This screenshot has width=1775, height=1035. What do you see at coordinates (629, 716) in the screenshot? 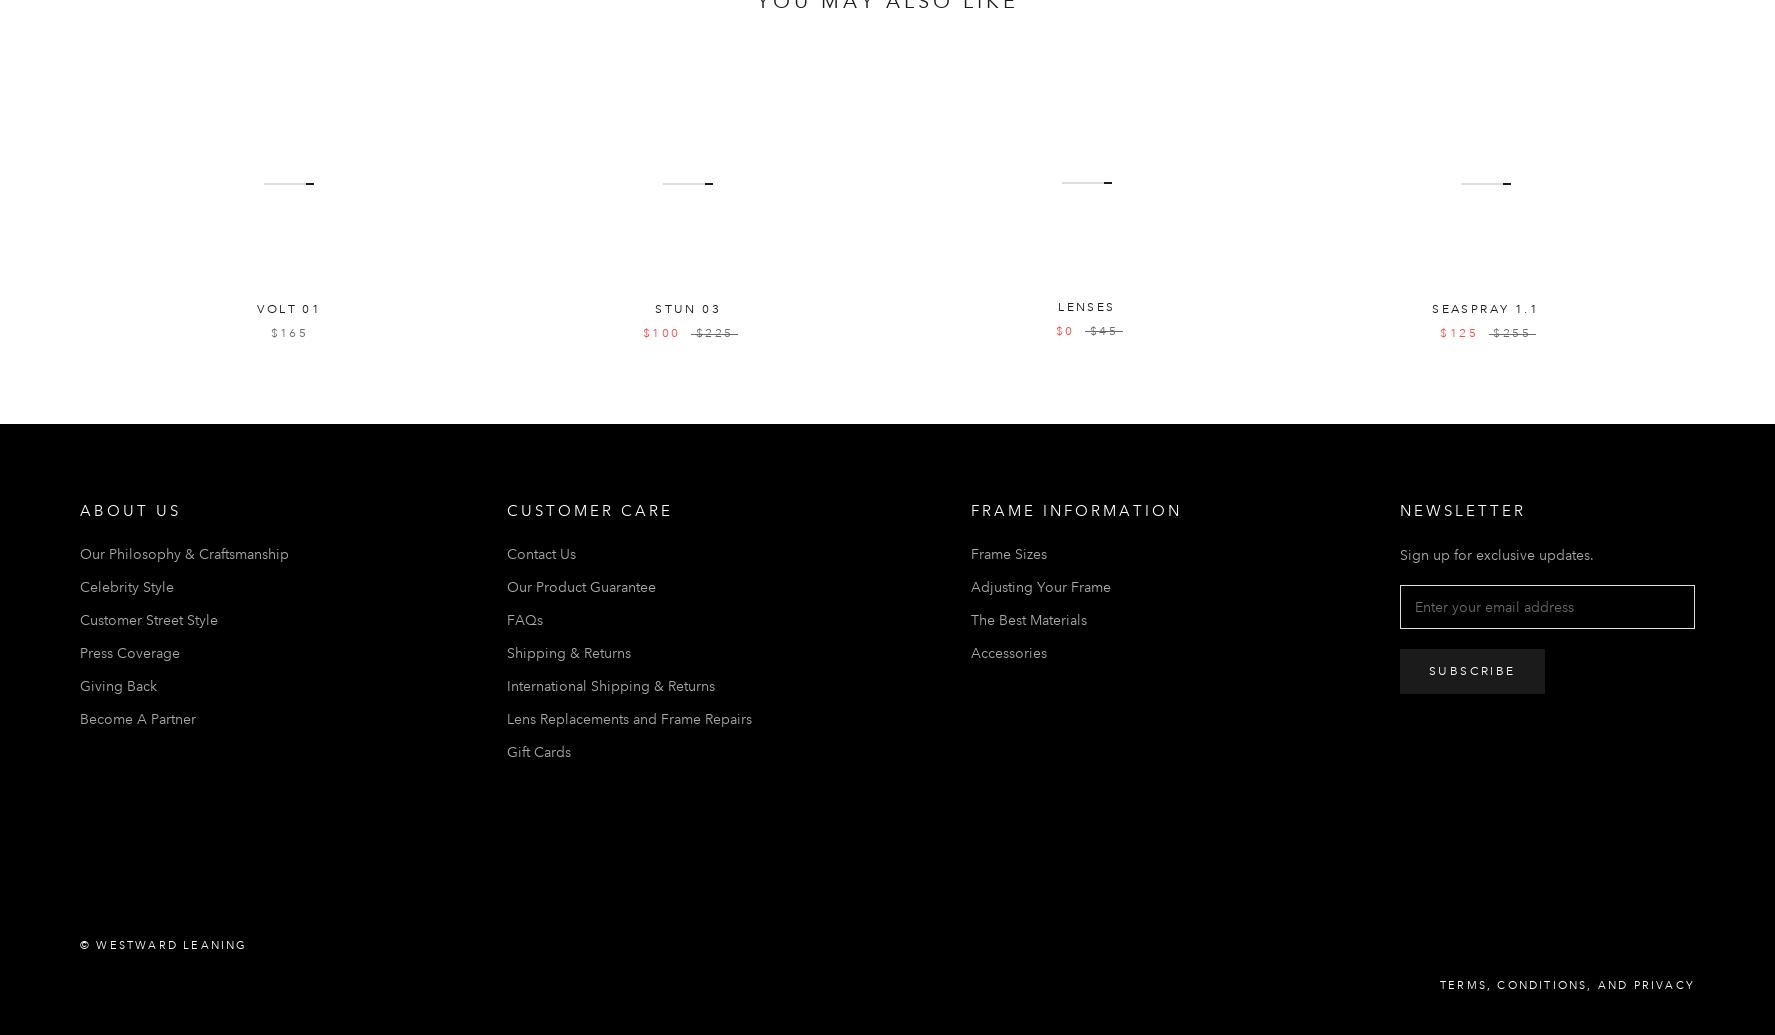
I see `'Lens Replacements and Frame Repairs'` at bounding box center [629, 716].